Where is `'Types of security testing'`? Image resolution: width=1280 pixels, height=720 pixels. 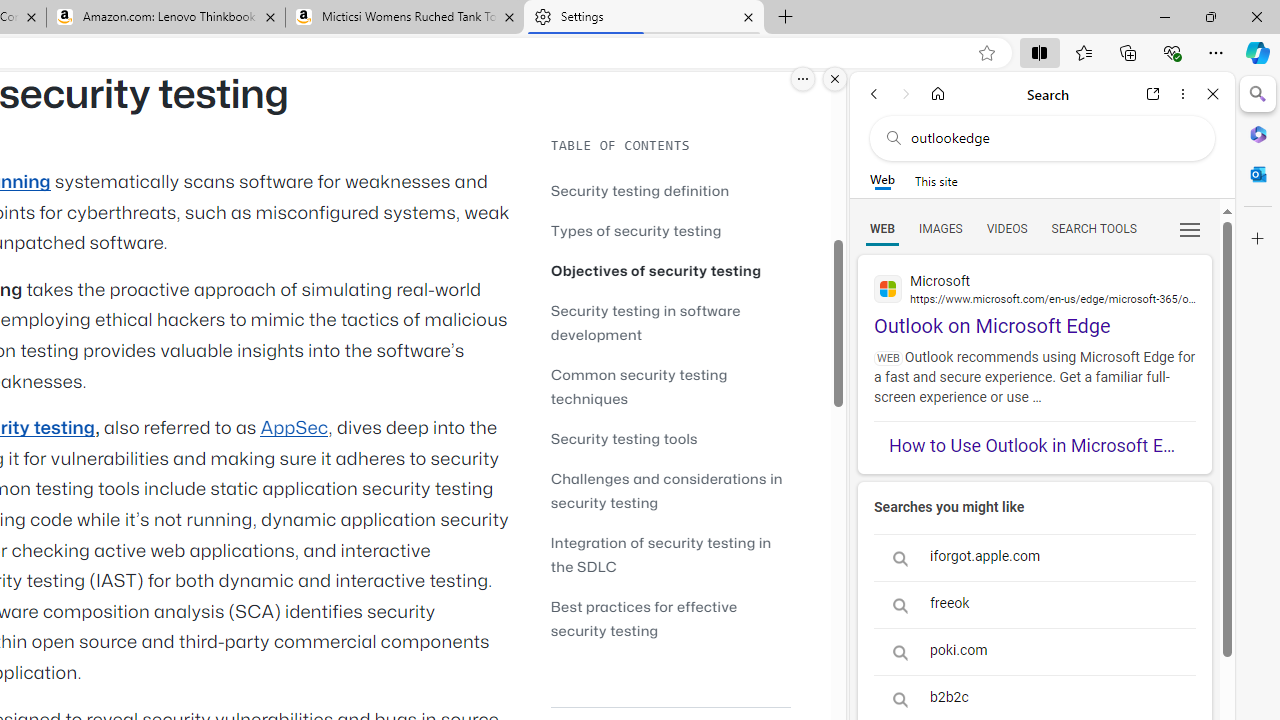 'Types of security testing' is located at coordinates (670, 229).